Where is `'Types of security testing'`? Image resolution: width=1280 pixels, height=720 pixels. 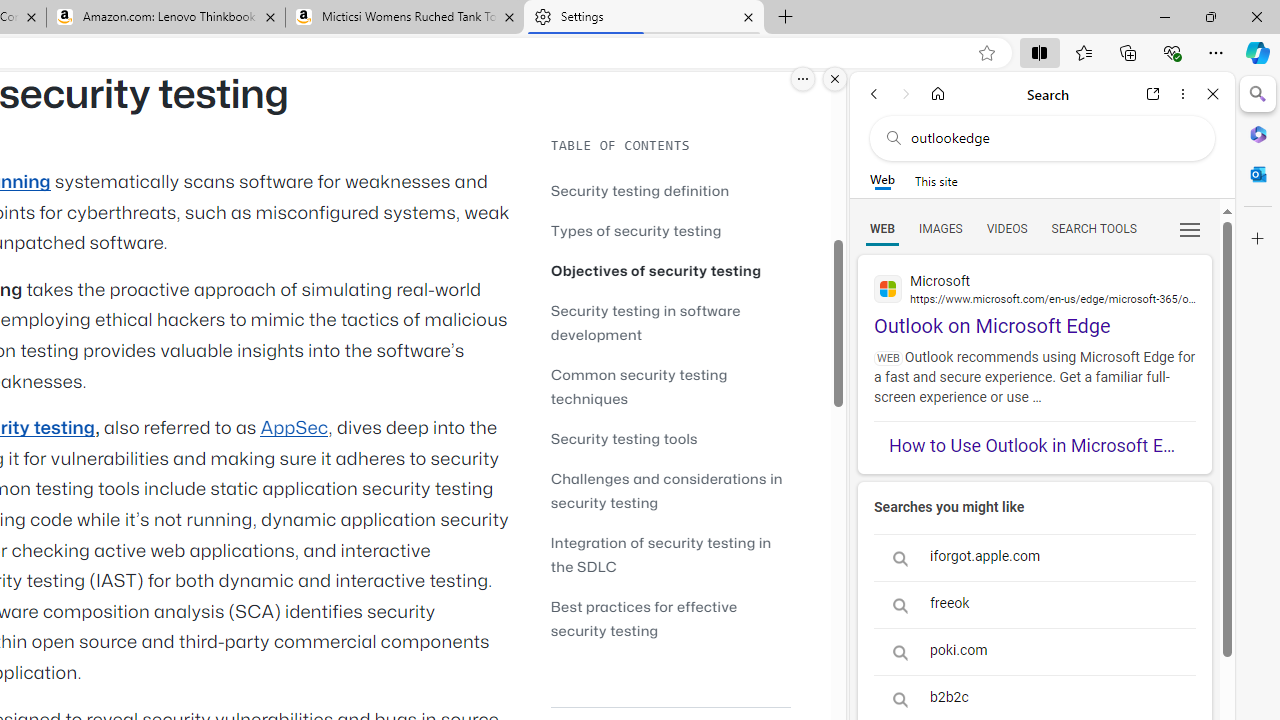 'Types of security testing' is located at coordinates (670, 229).